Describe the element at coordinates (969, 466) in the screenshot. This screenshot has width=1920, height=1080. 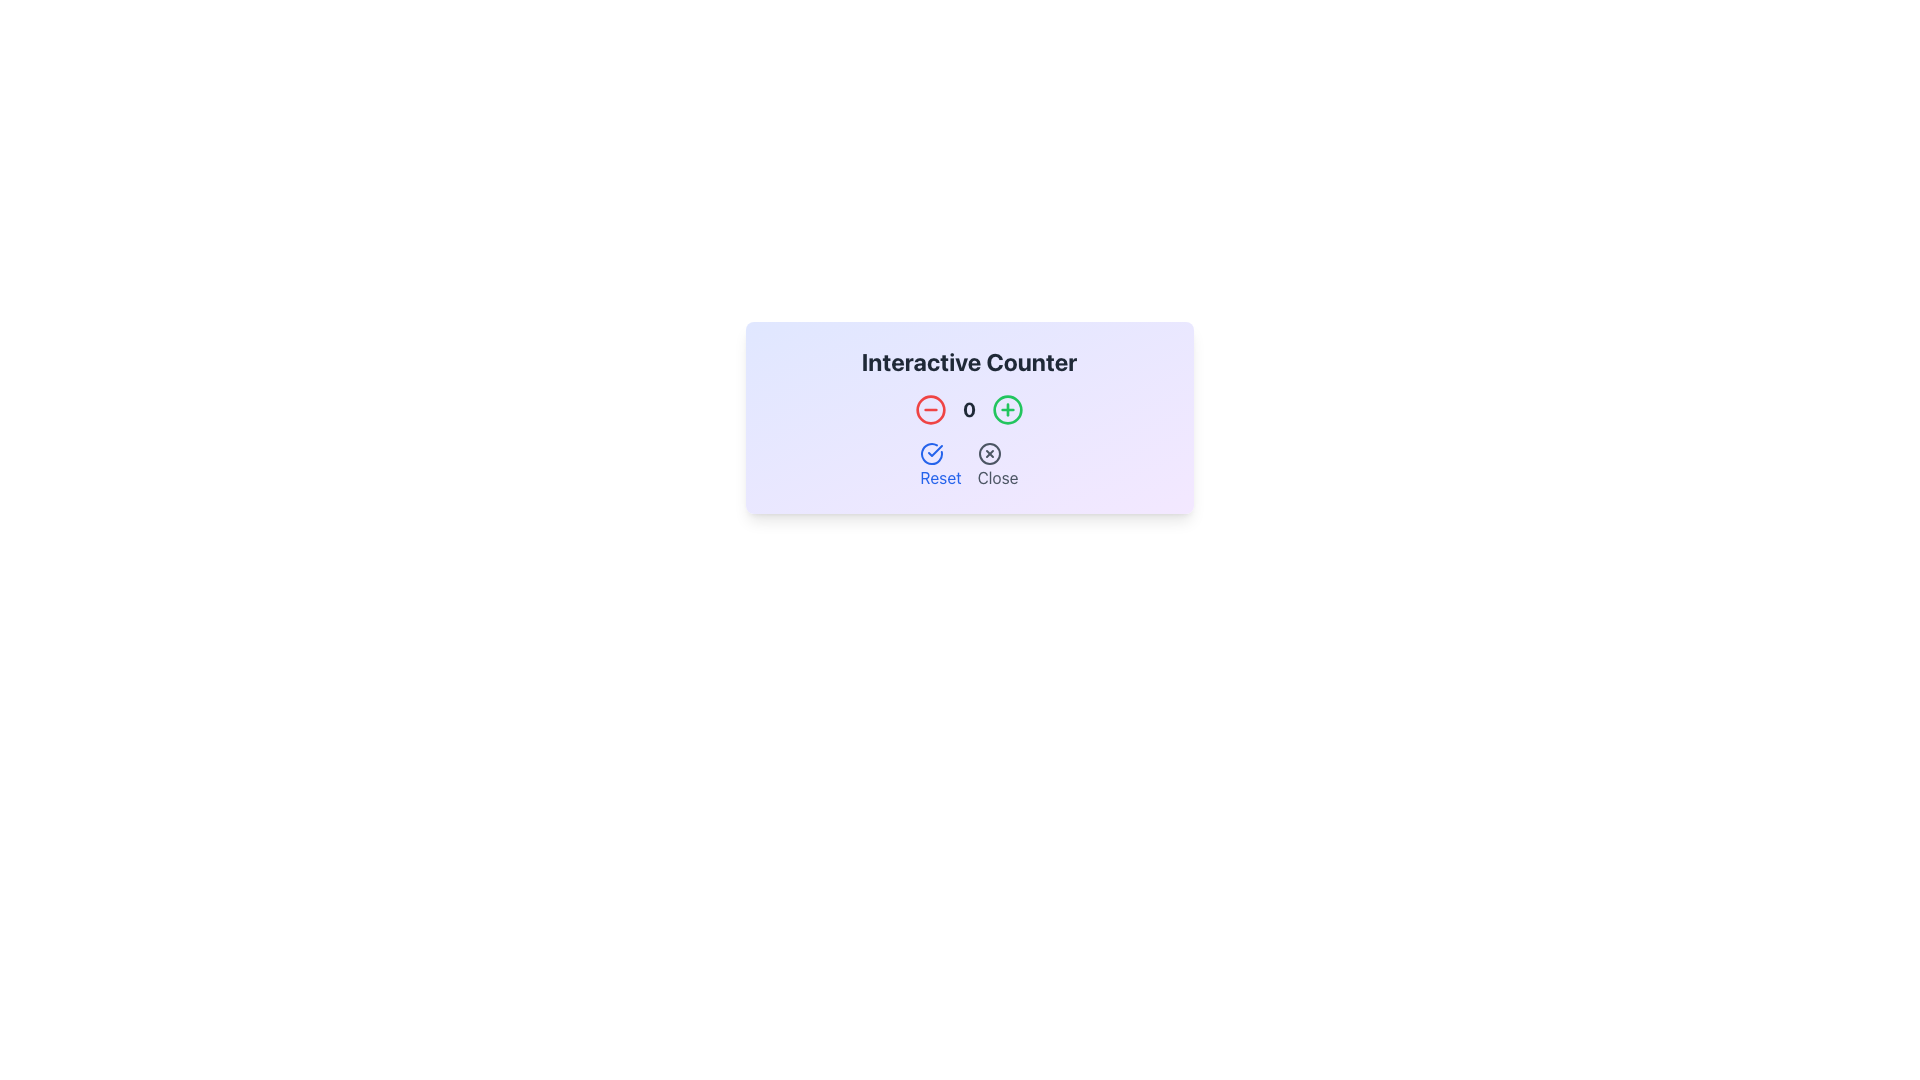
I see `the 'Close' button with a gray label and 'X' icon in the Group of Buttons located within the 'Interactive Counter' panel` at that location.